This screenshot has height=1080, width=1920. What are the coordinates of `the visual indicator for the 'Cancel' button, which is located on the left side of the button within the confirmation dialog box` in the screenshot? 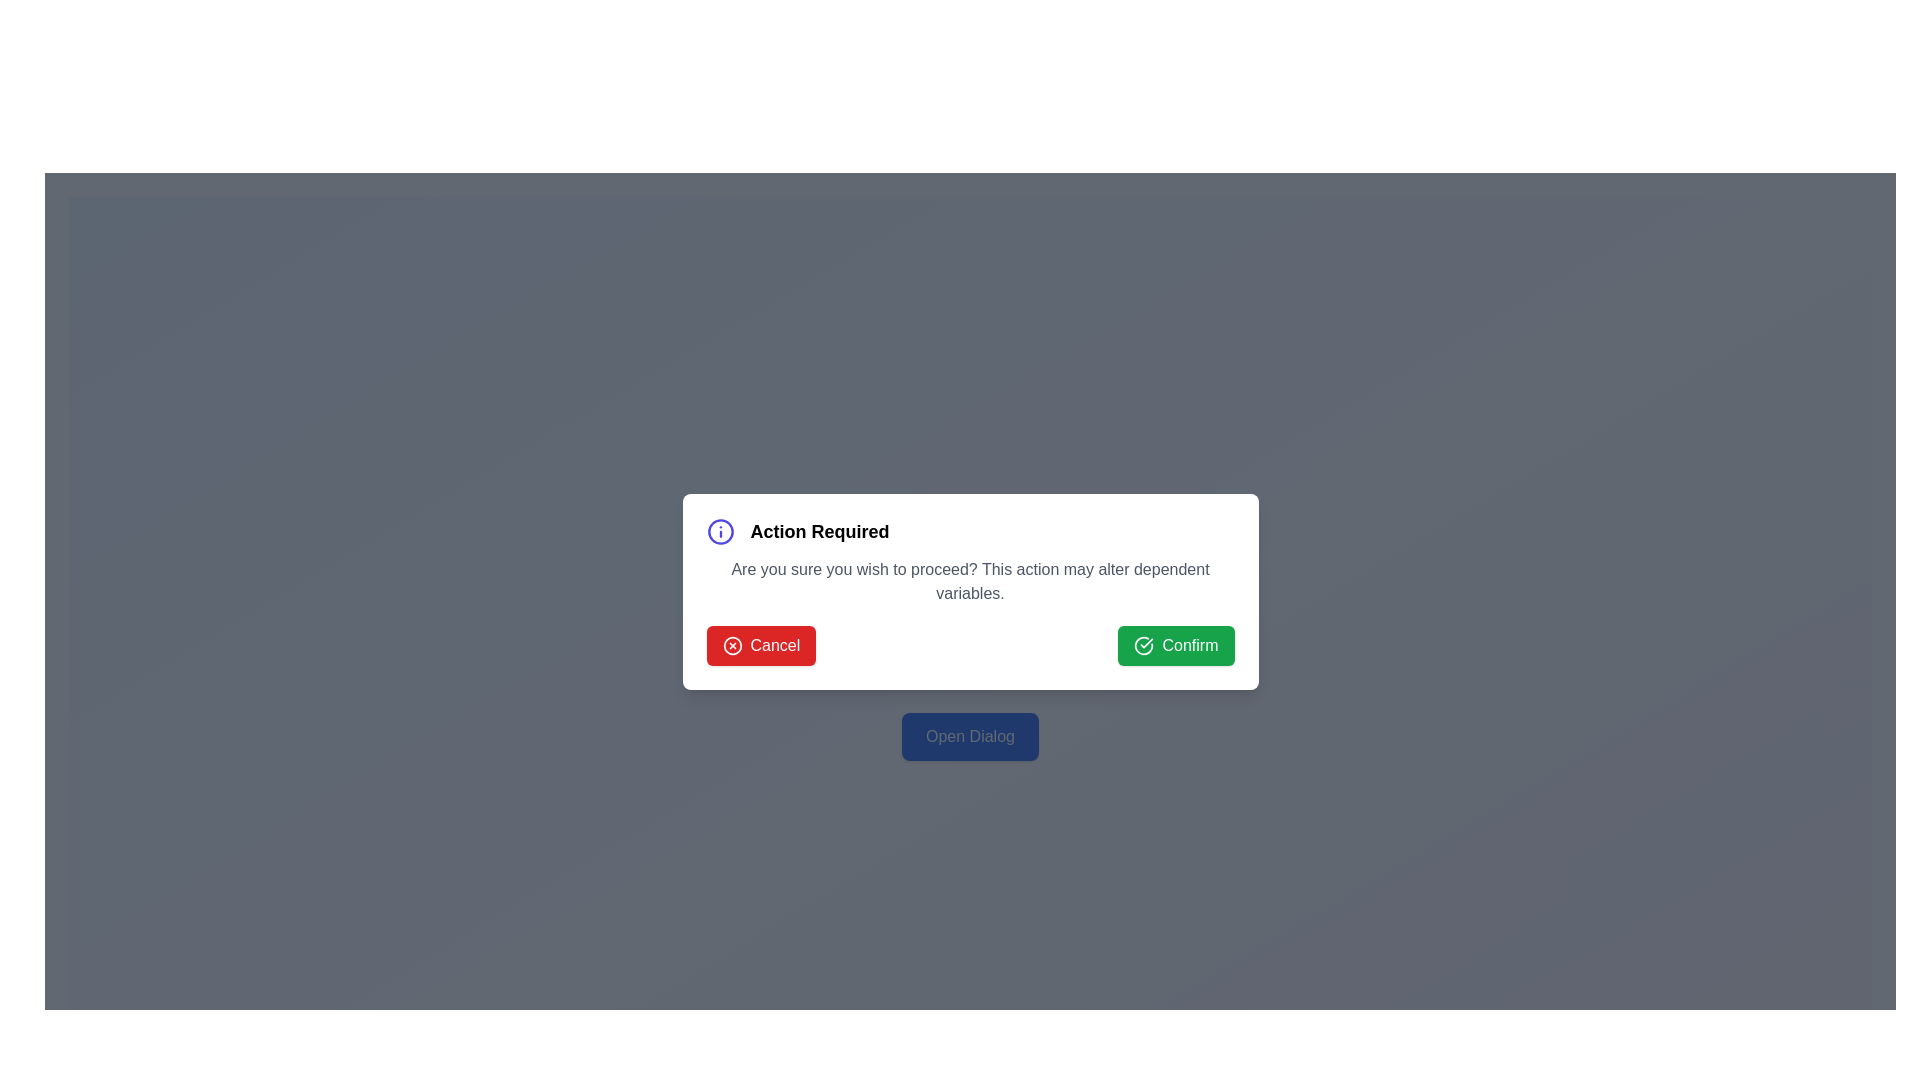 It's located at (731, 645).